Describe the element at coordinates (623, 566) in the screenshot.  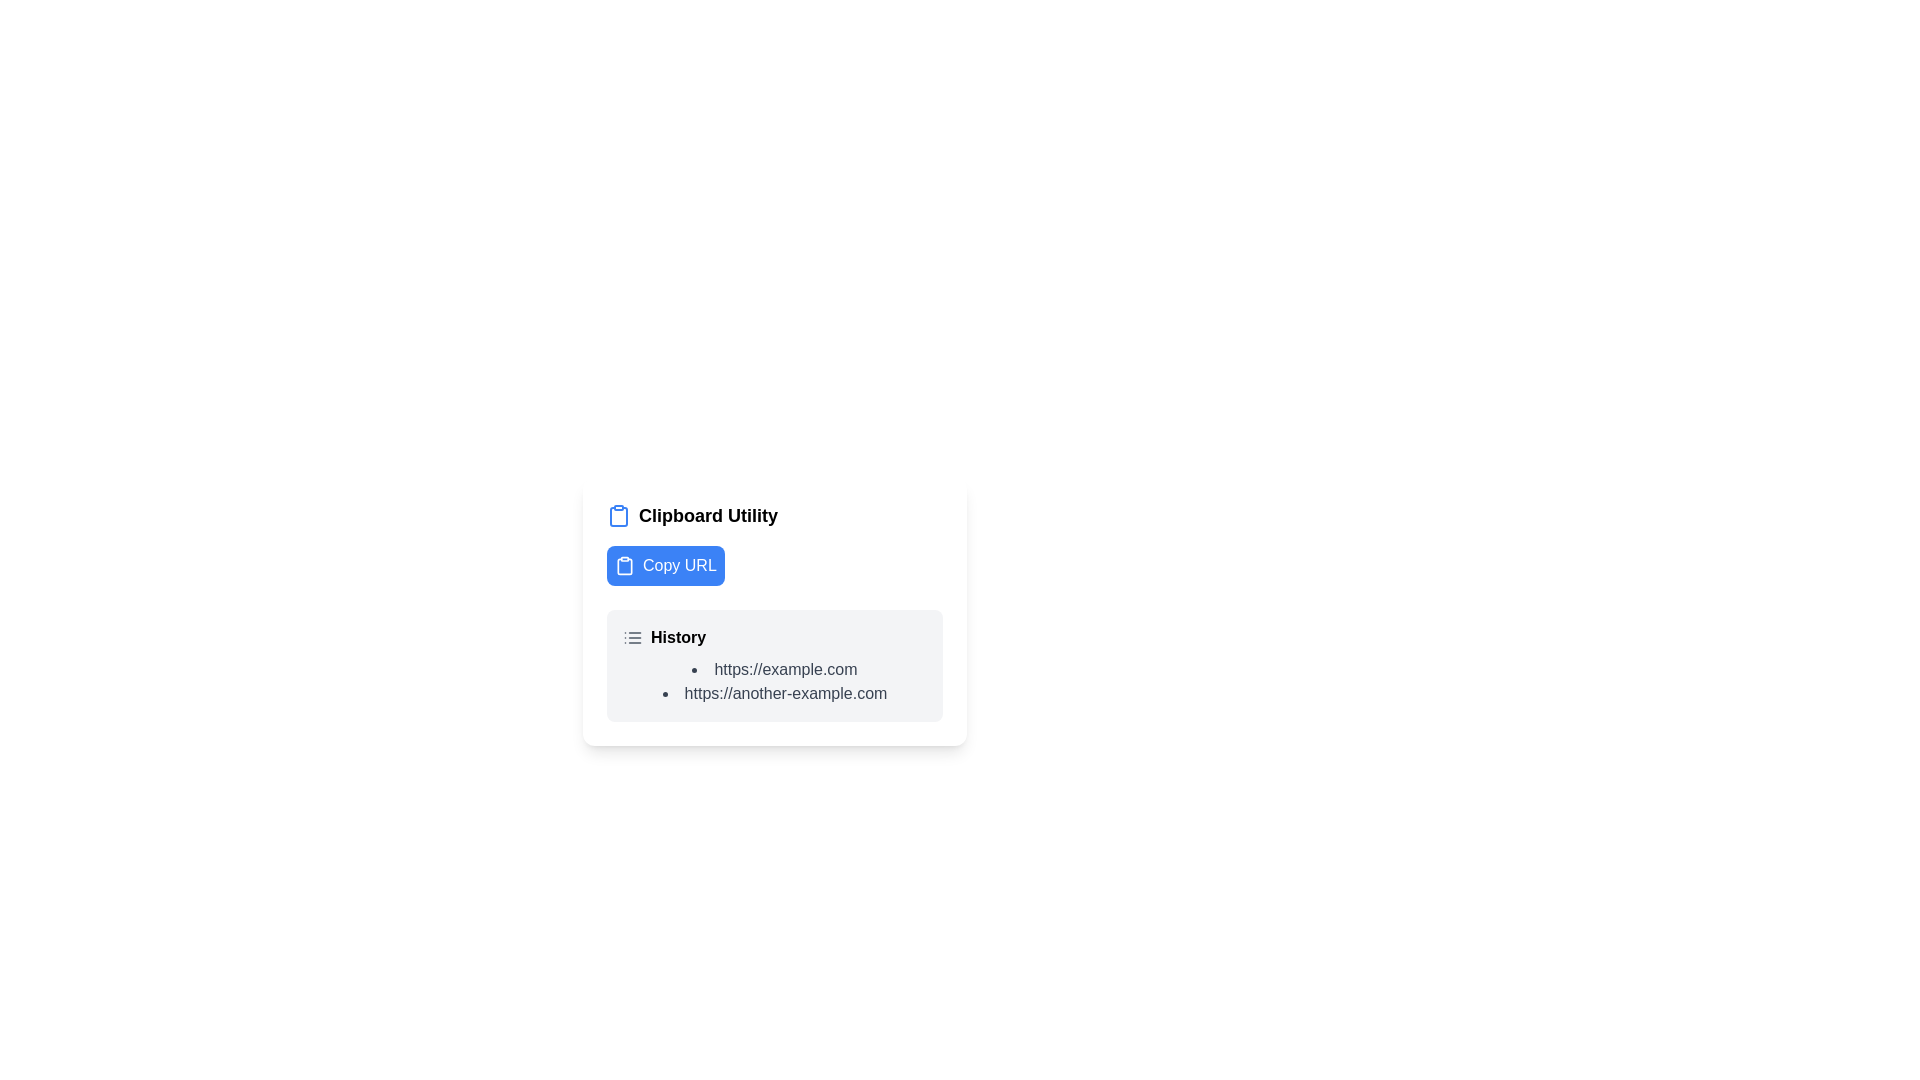
I see `the clipboard icon located at the leftmost part of the 'Copy URL' button` at that location.